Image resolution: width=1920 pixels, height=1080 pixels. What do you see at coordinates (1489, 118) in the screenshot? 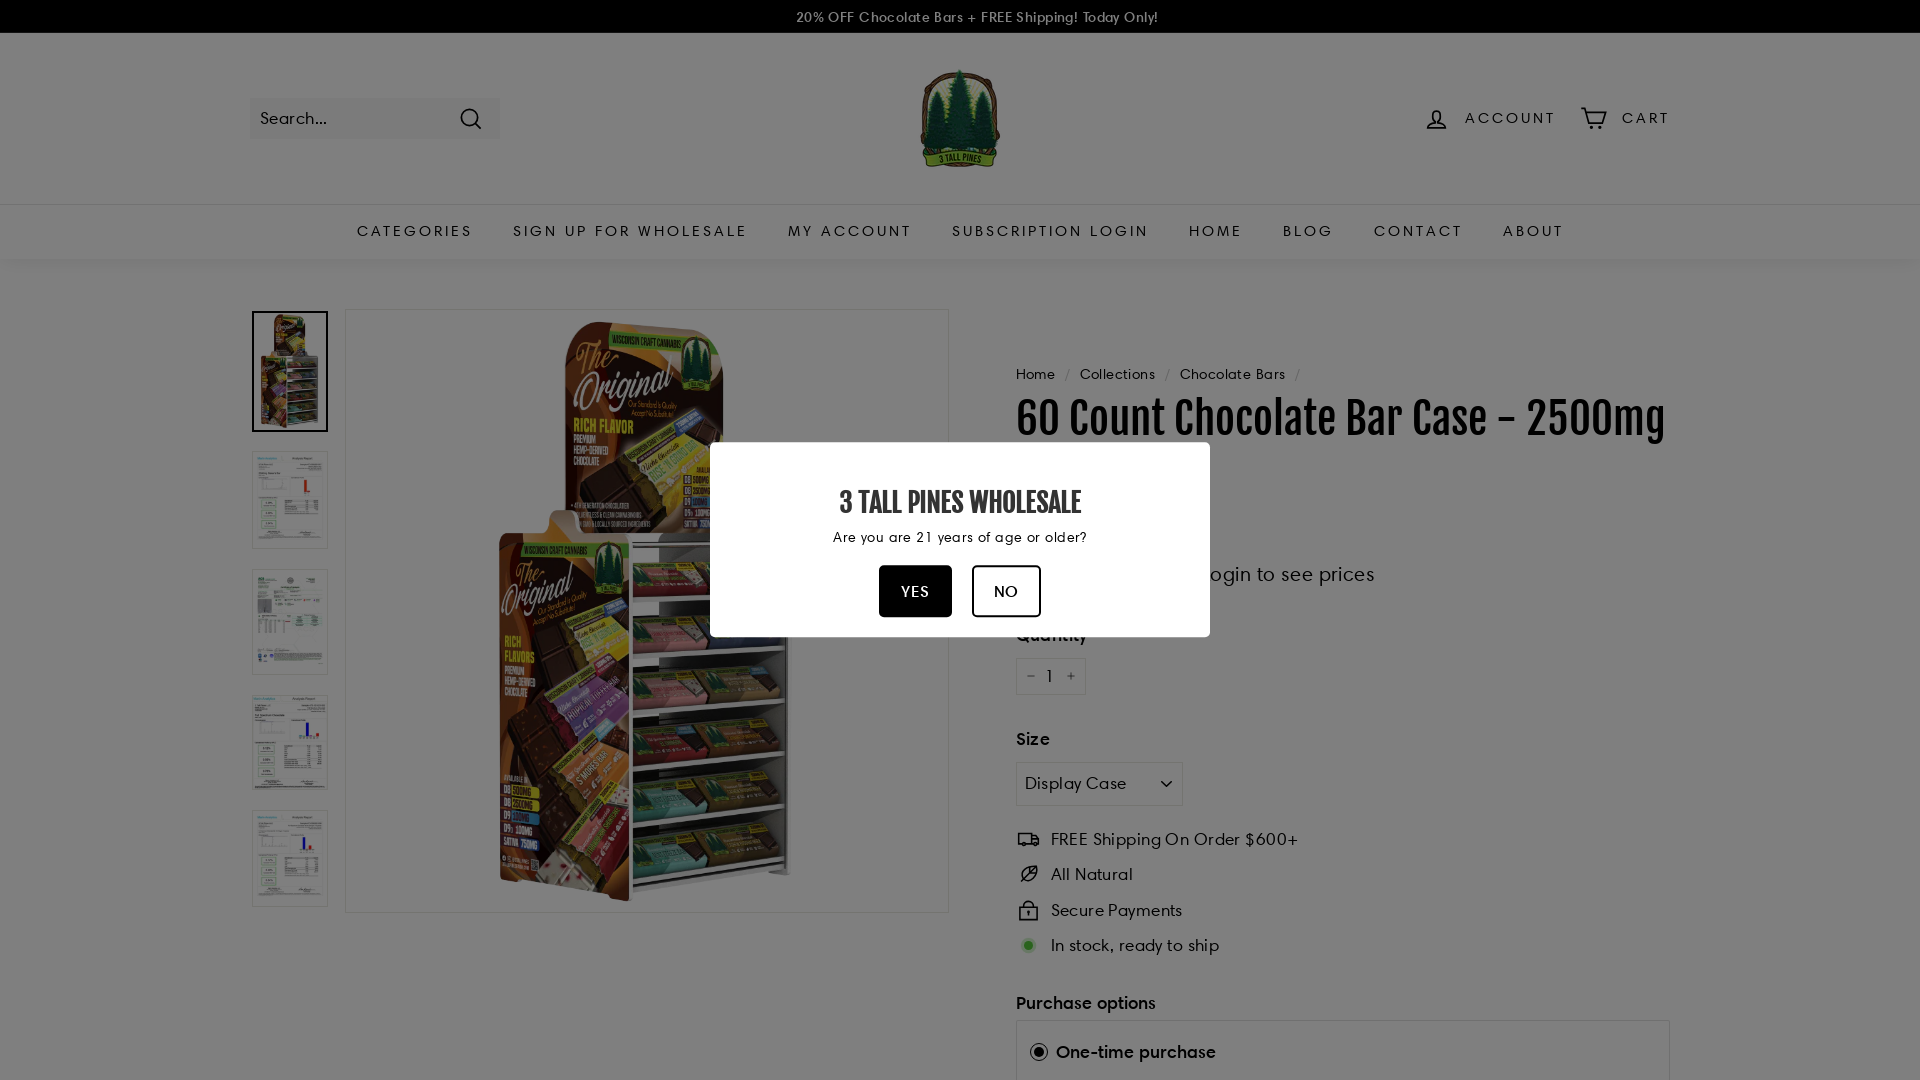
I see `'ACCOUNT'` at bounding box center [1489, 118].